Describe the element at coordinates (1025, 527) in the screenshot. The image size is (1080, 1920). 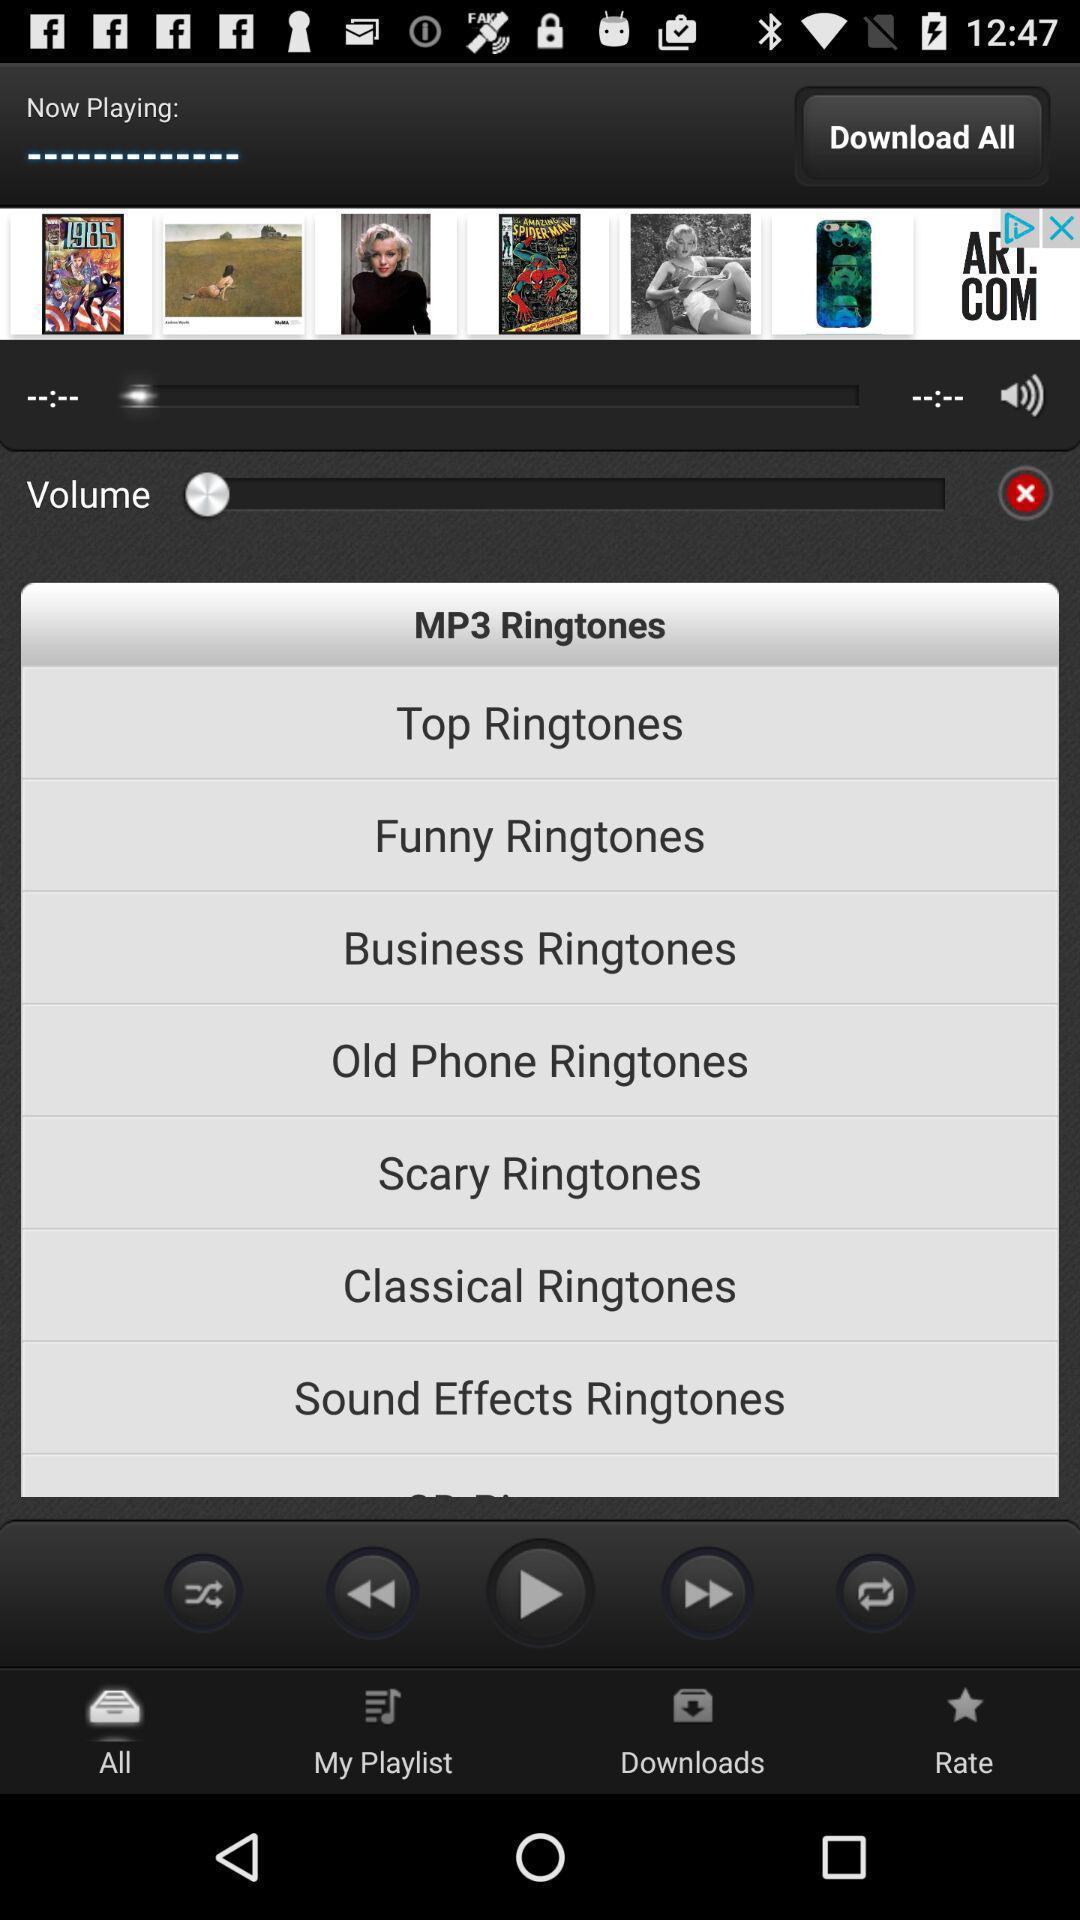
I see `the close icon` at that location.